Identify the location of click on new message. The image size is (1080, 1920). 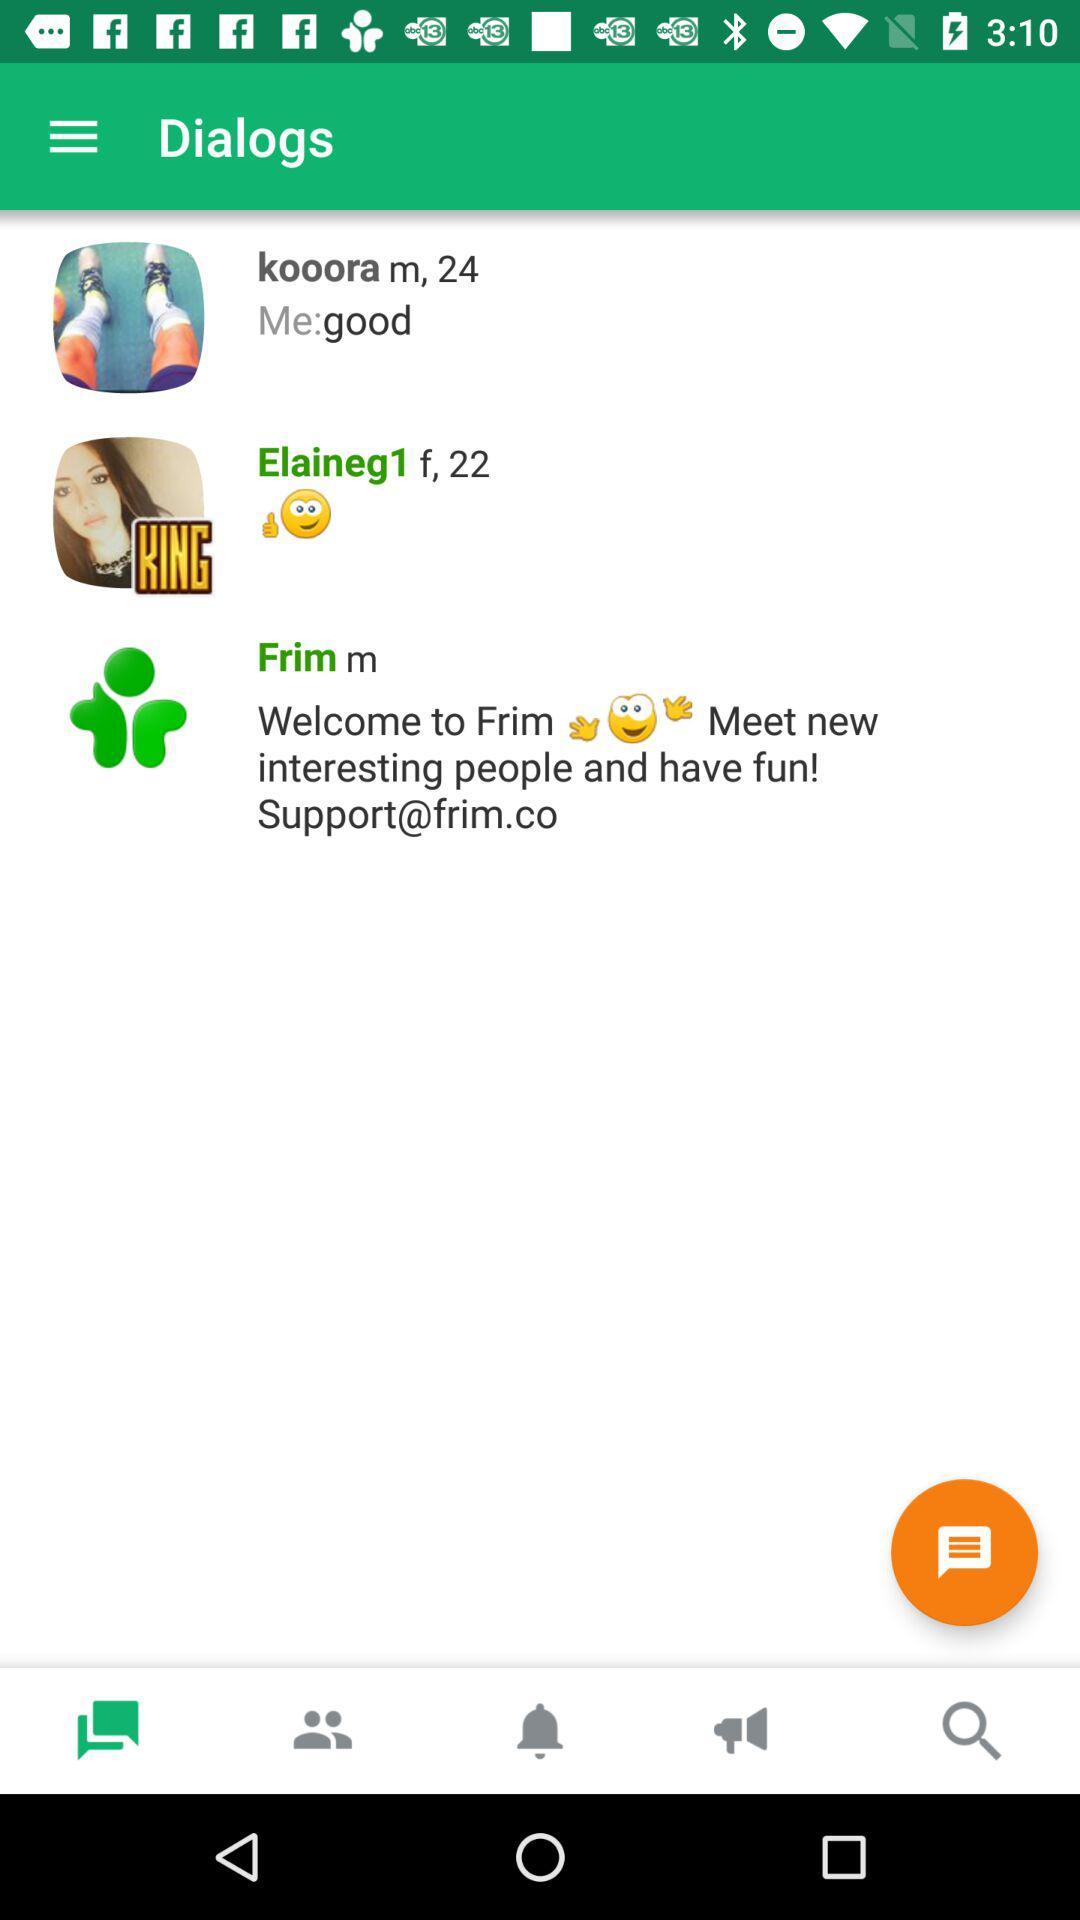
(963, 1551).